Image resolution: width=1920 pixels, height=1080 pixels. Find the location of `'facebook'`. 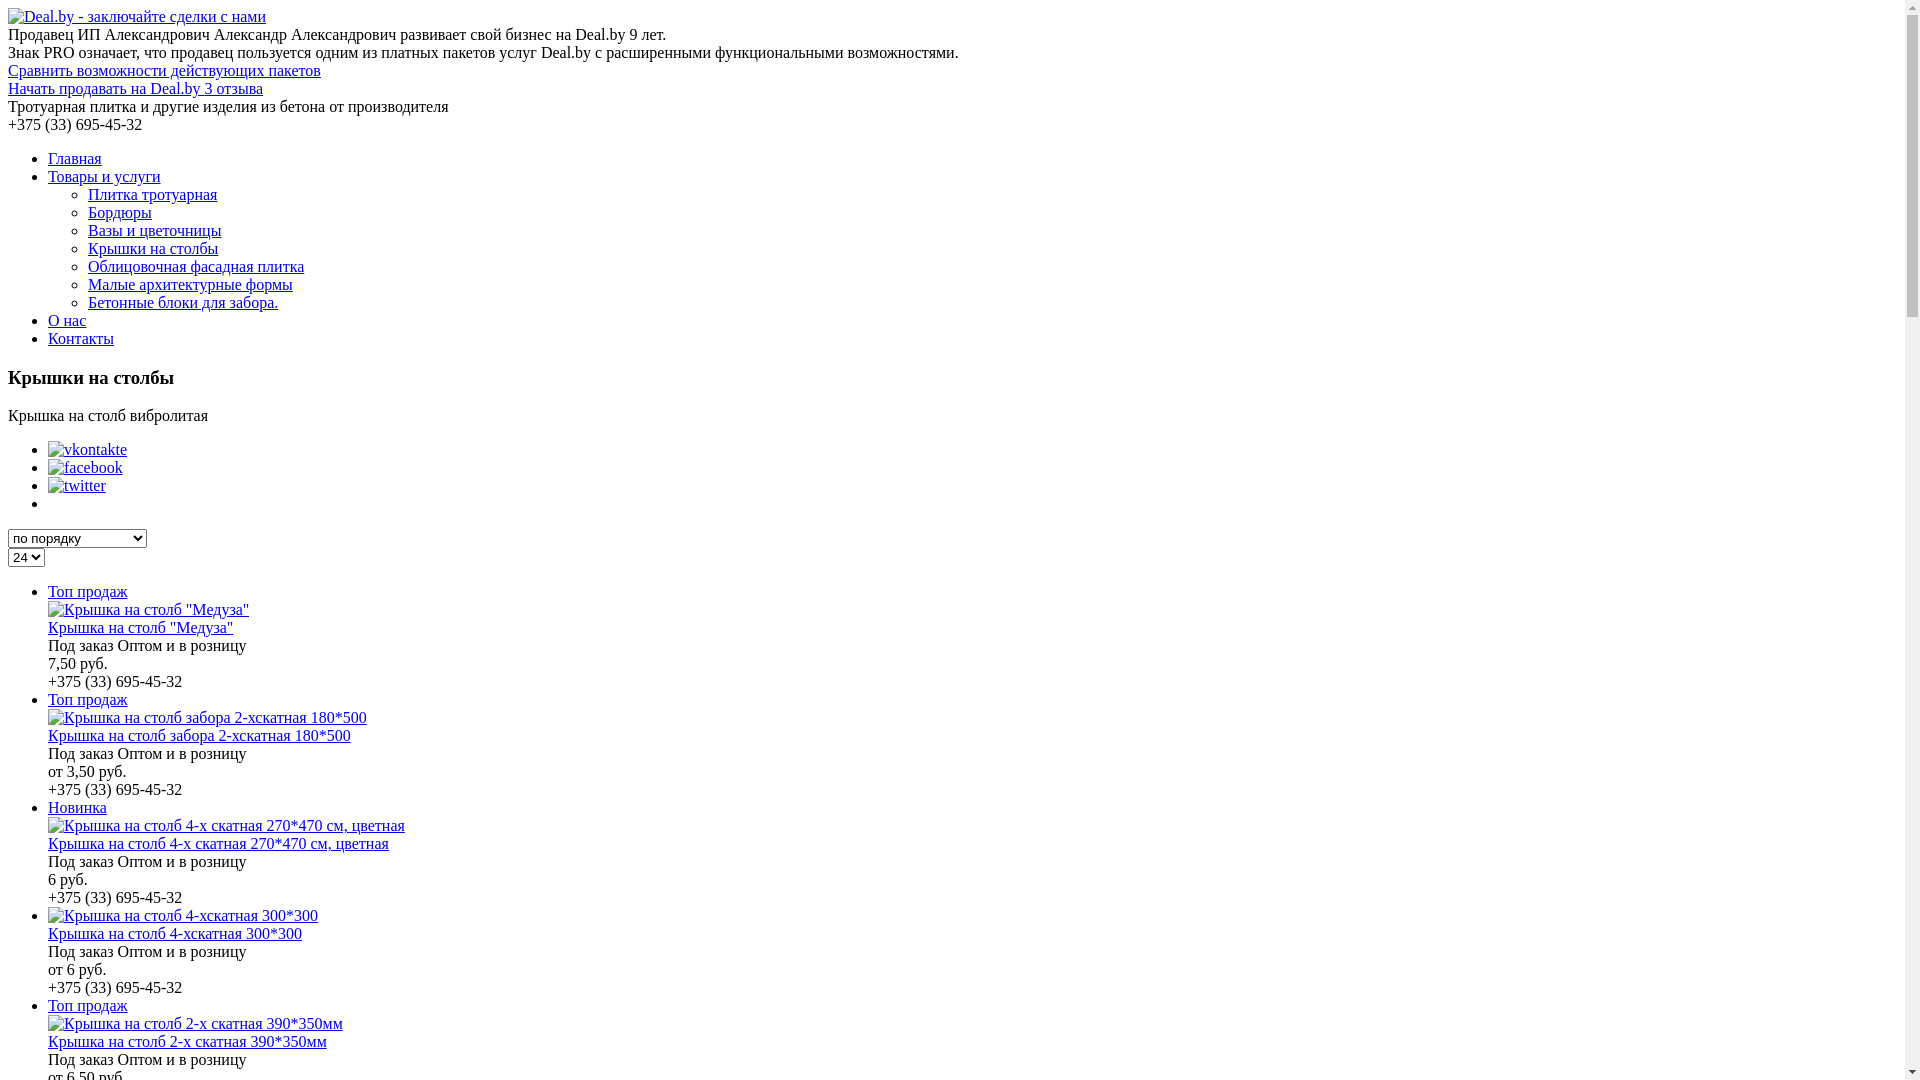

'facebook' is located at coordinates (84, 467).